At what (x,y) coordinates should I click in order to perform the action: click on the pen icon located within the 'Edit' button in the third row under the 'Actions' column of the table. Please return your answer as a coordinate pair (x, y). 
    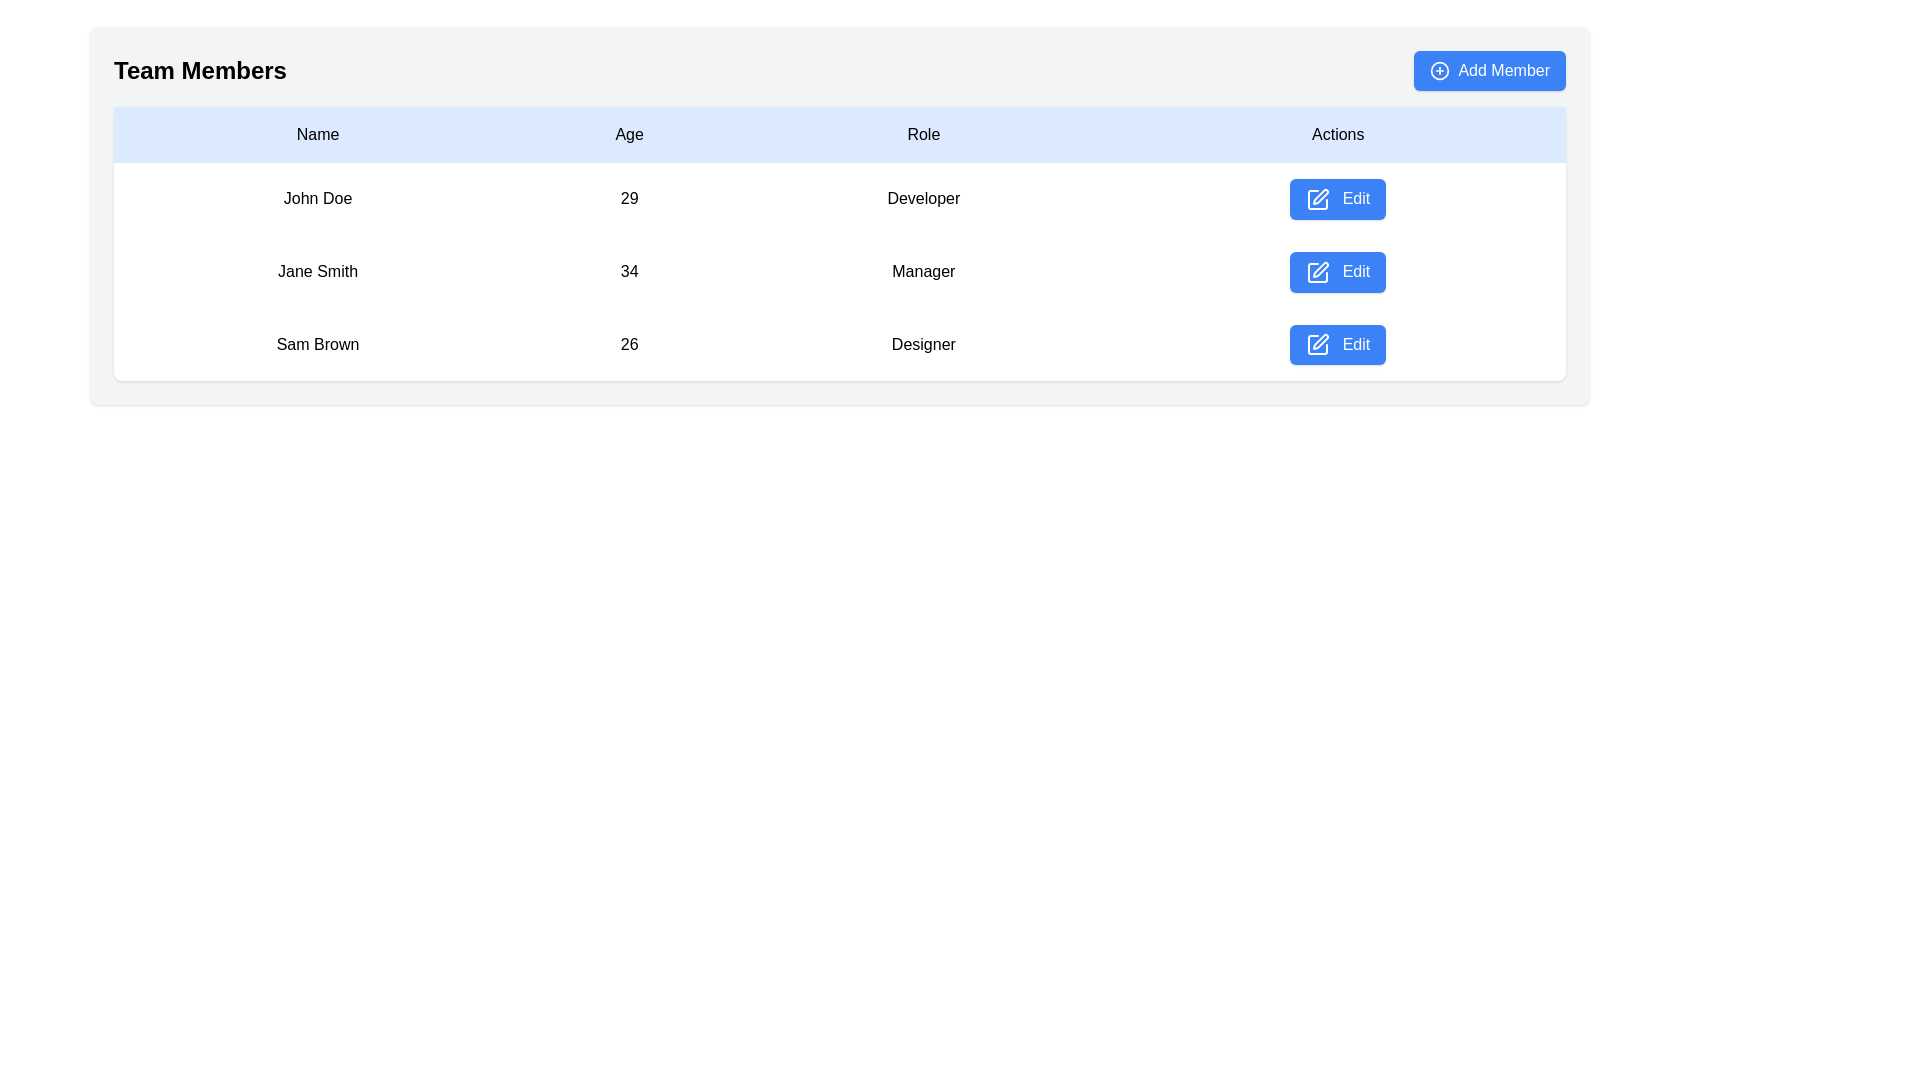
    Looking at the image, I should click on (1318, 344).